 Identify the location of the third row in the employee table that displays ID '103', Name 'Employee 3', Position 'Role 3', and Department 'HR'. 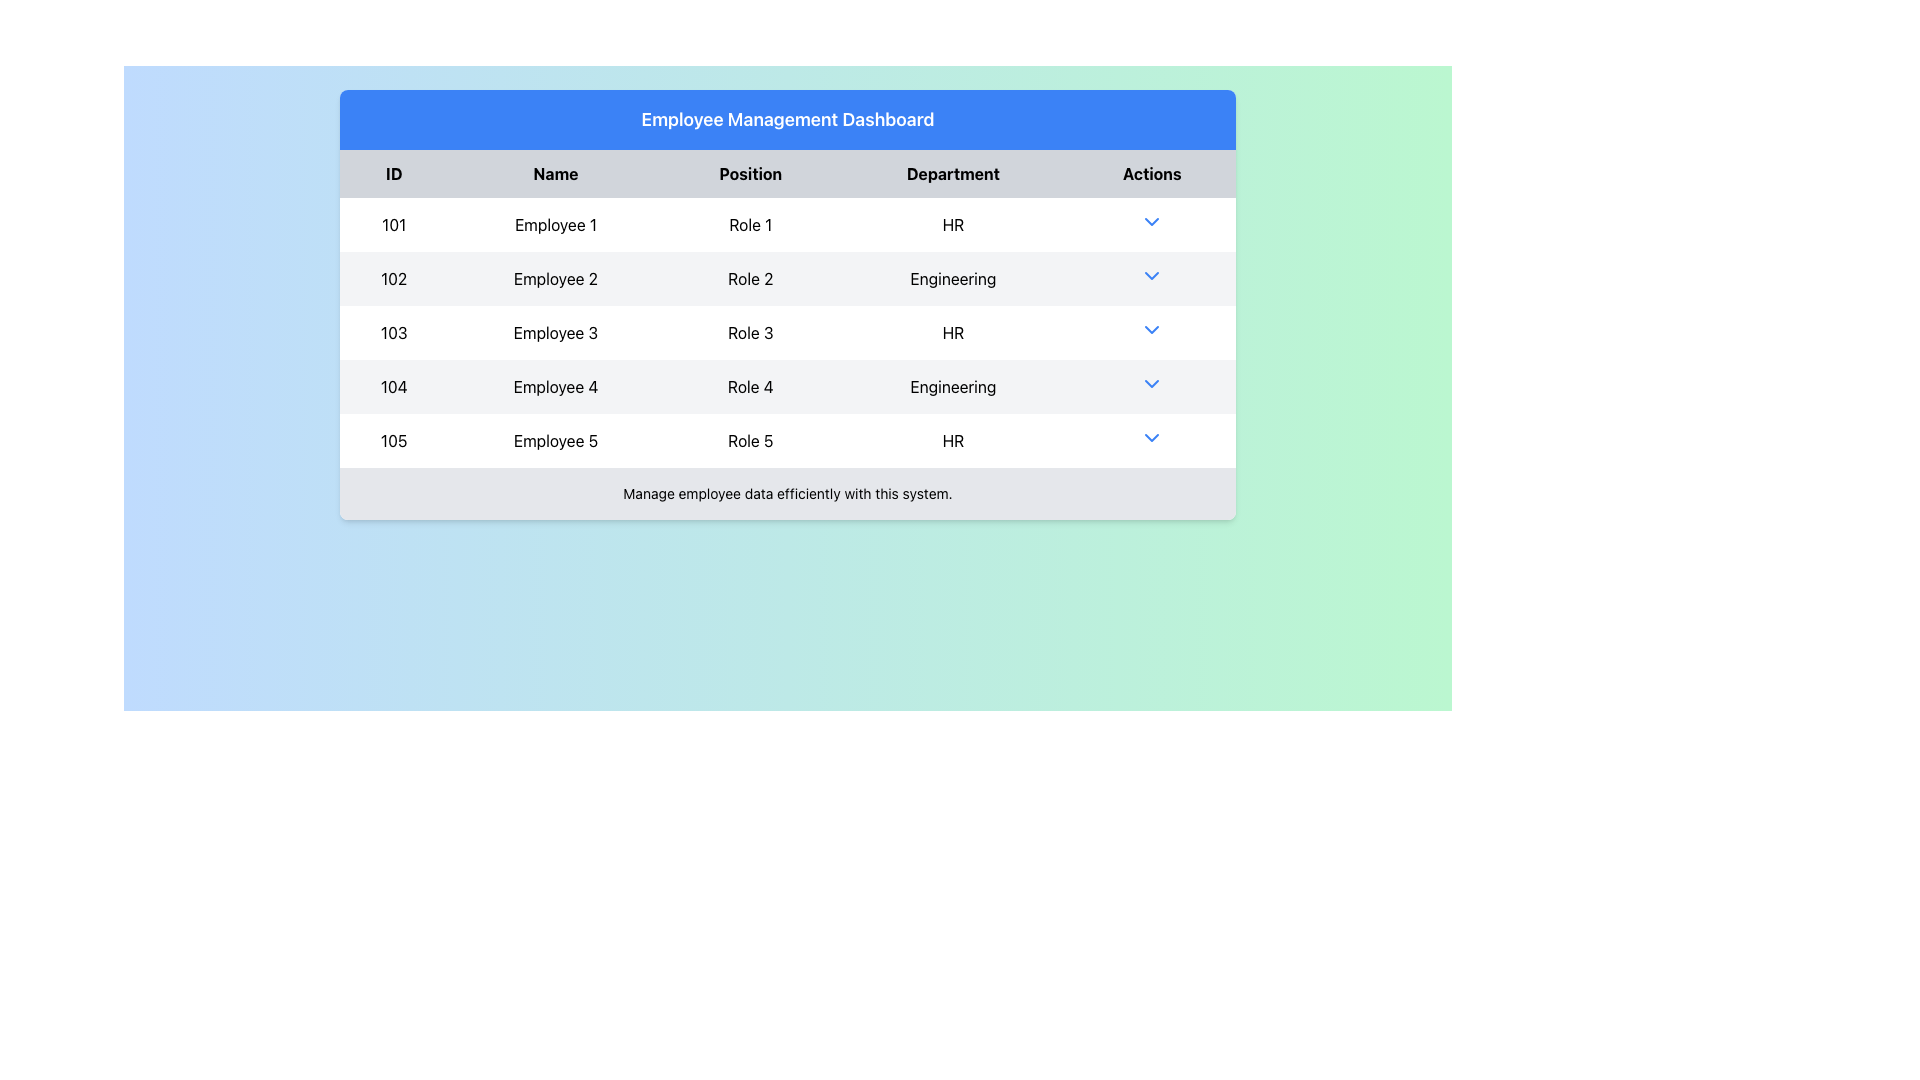
(786, 331).